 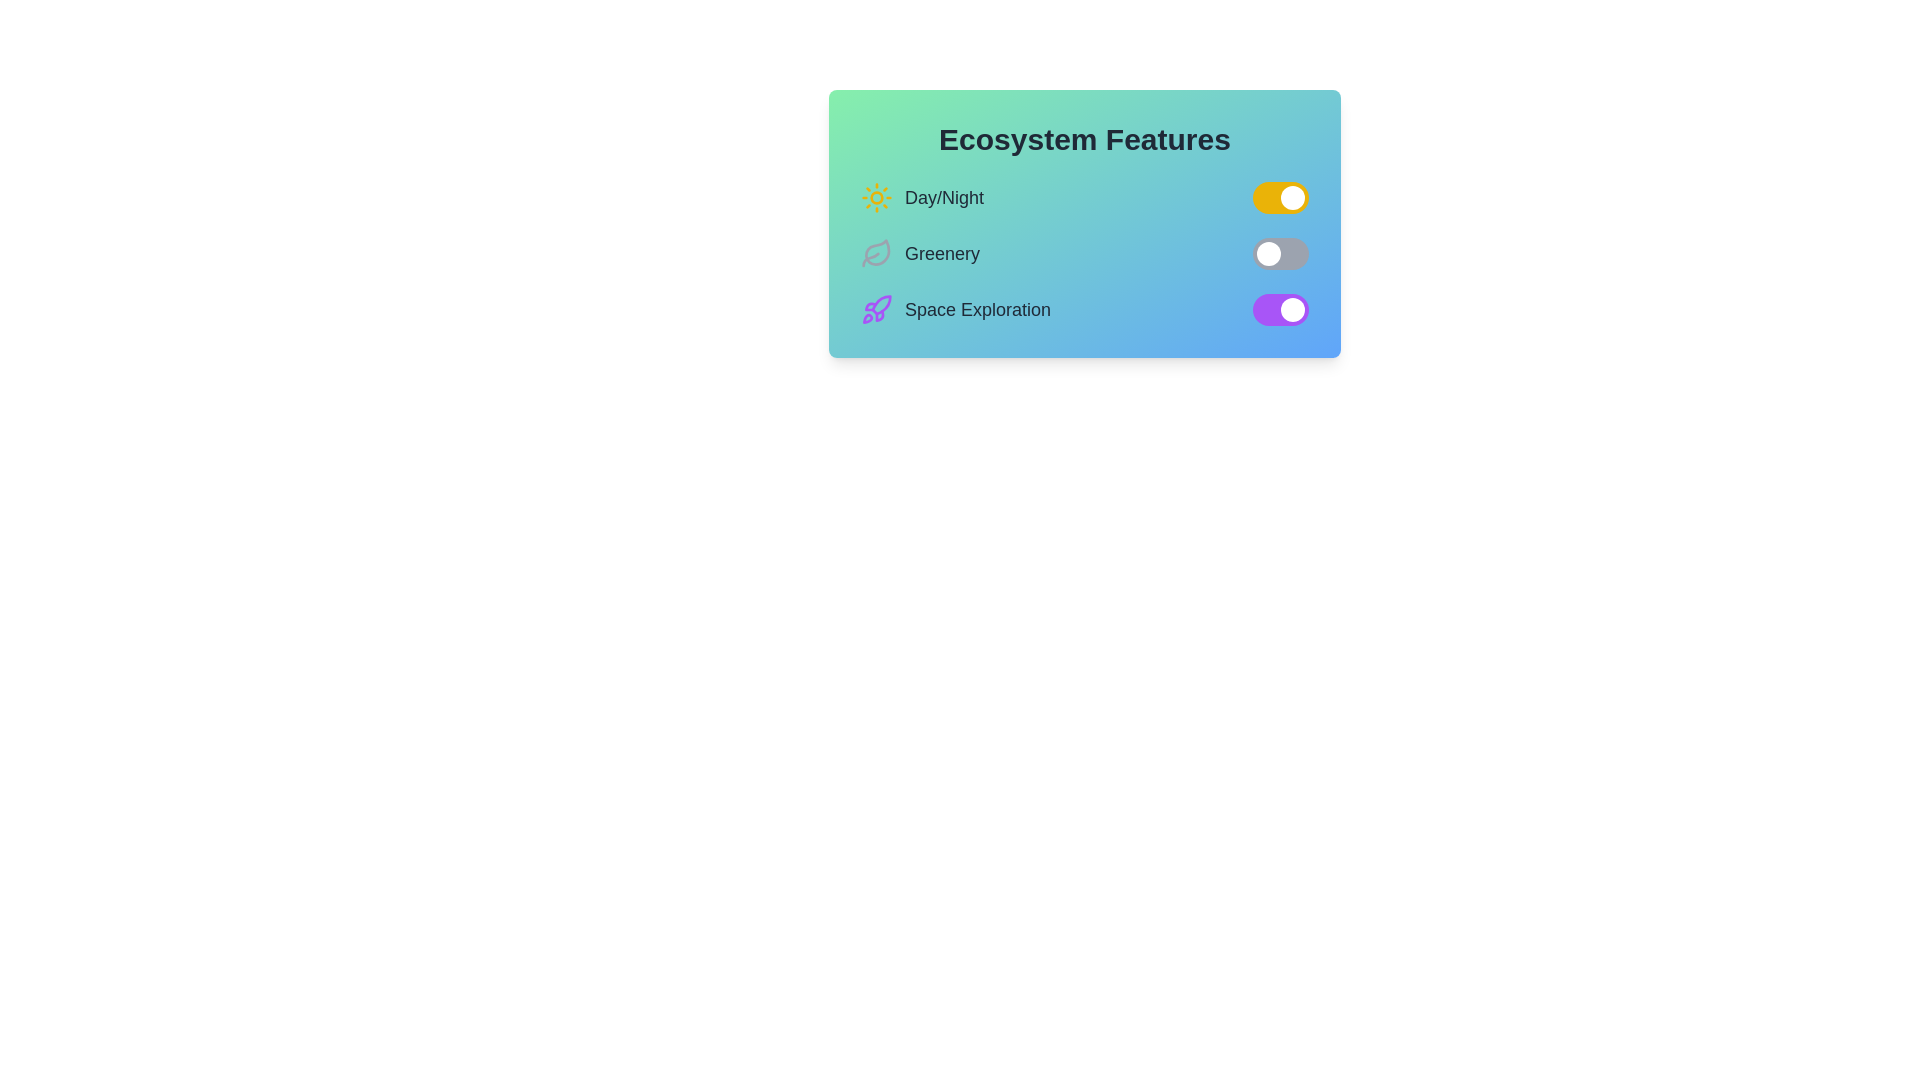 What do you see at coordinates (954, 309) in the screenshot?
I see `the 'Space Exploration' text element, which features a purple rocket icon to the left` at bounding box center [954, 309].